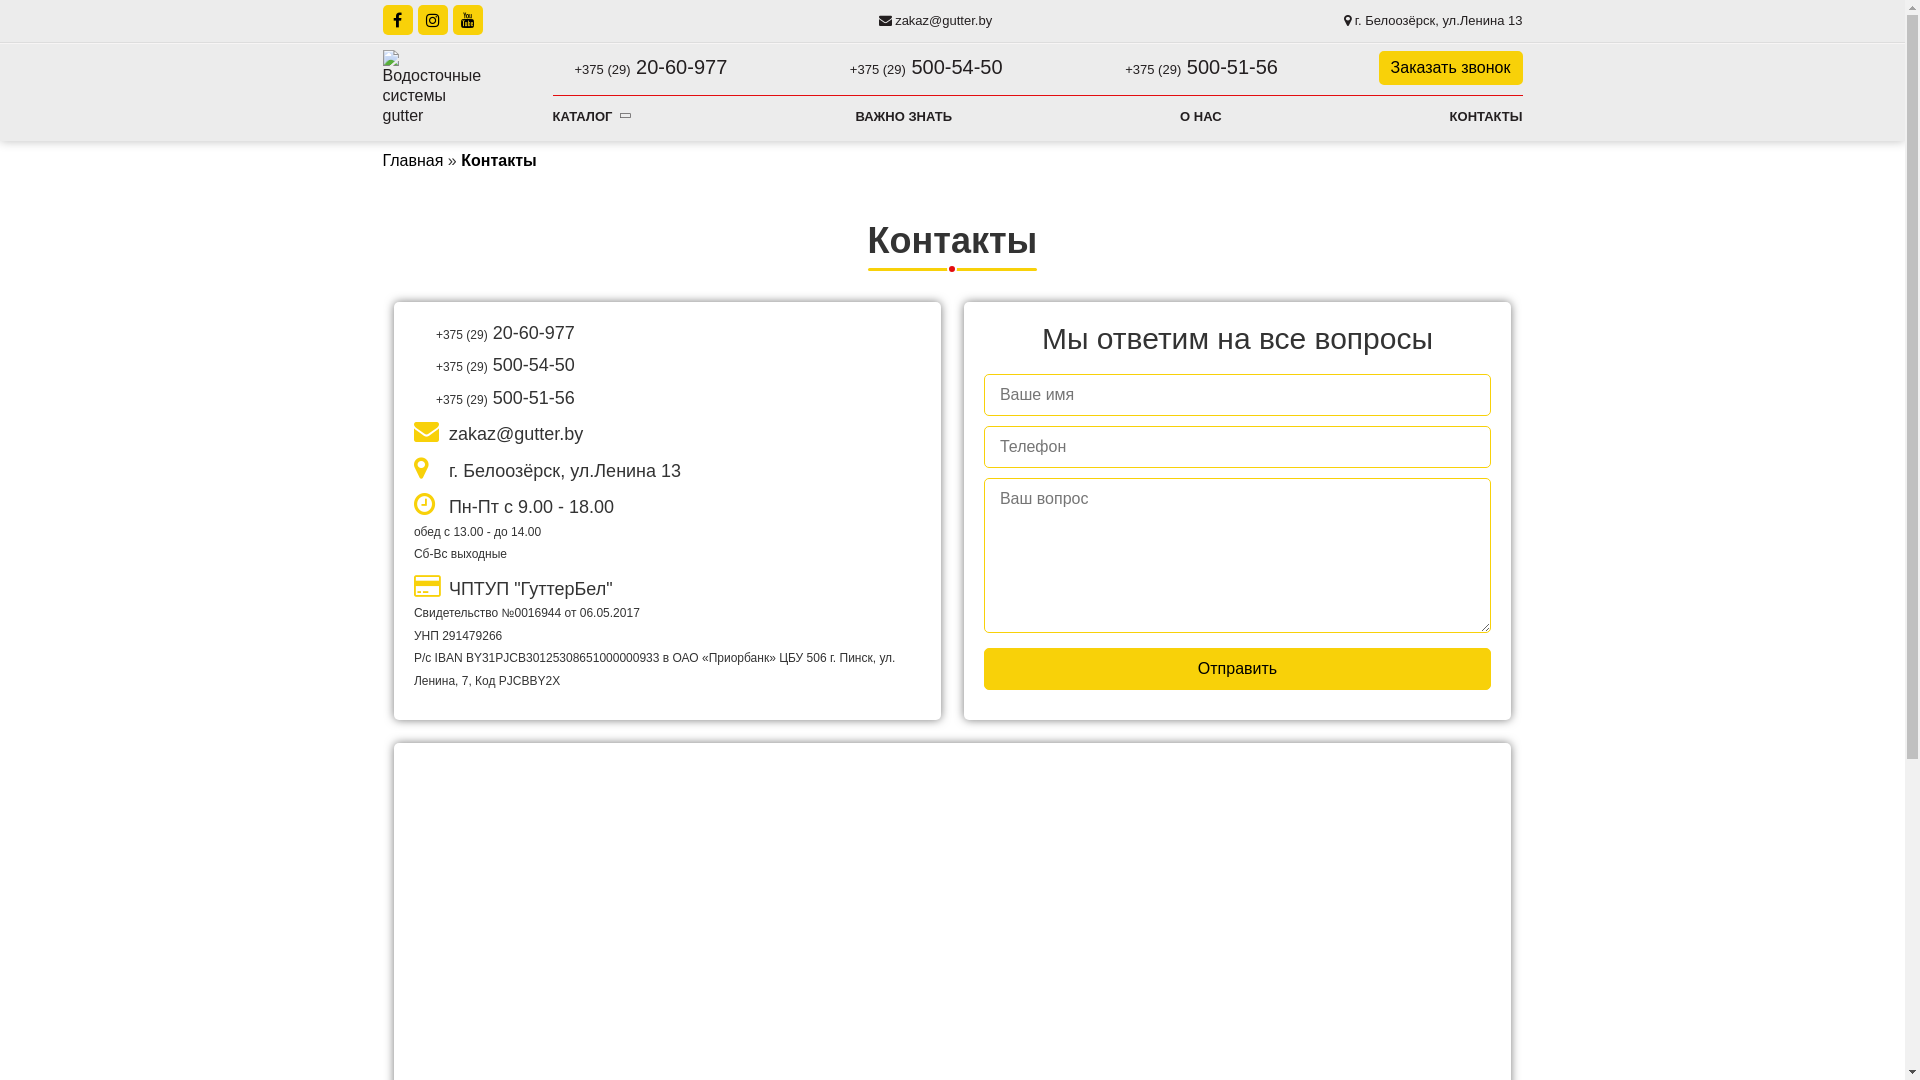  I want to click on '+375 (29) 500-54-50', so click(914, 66).